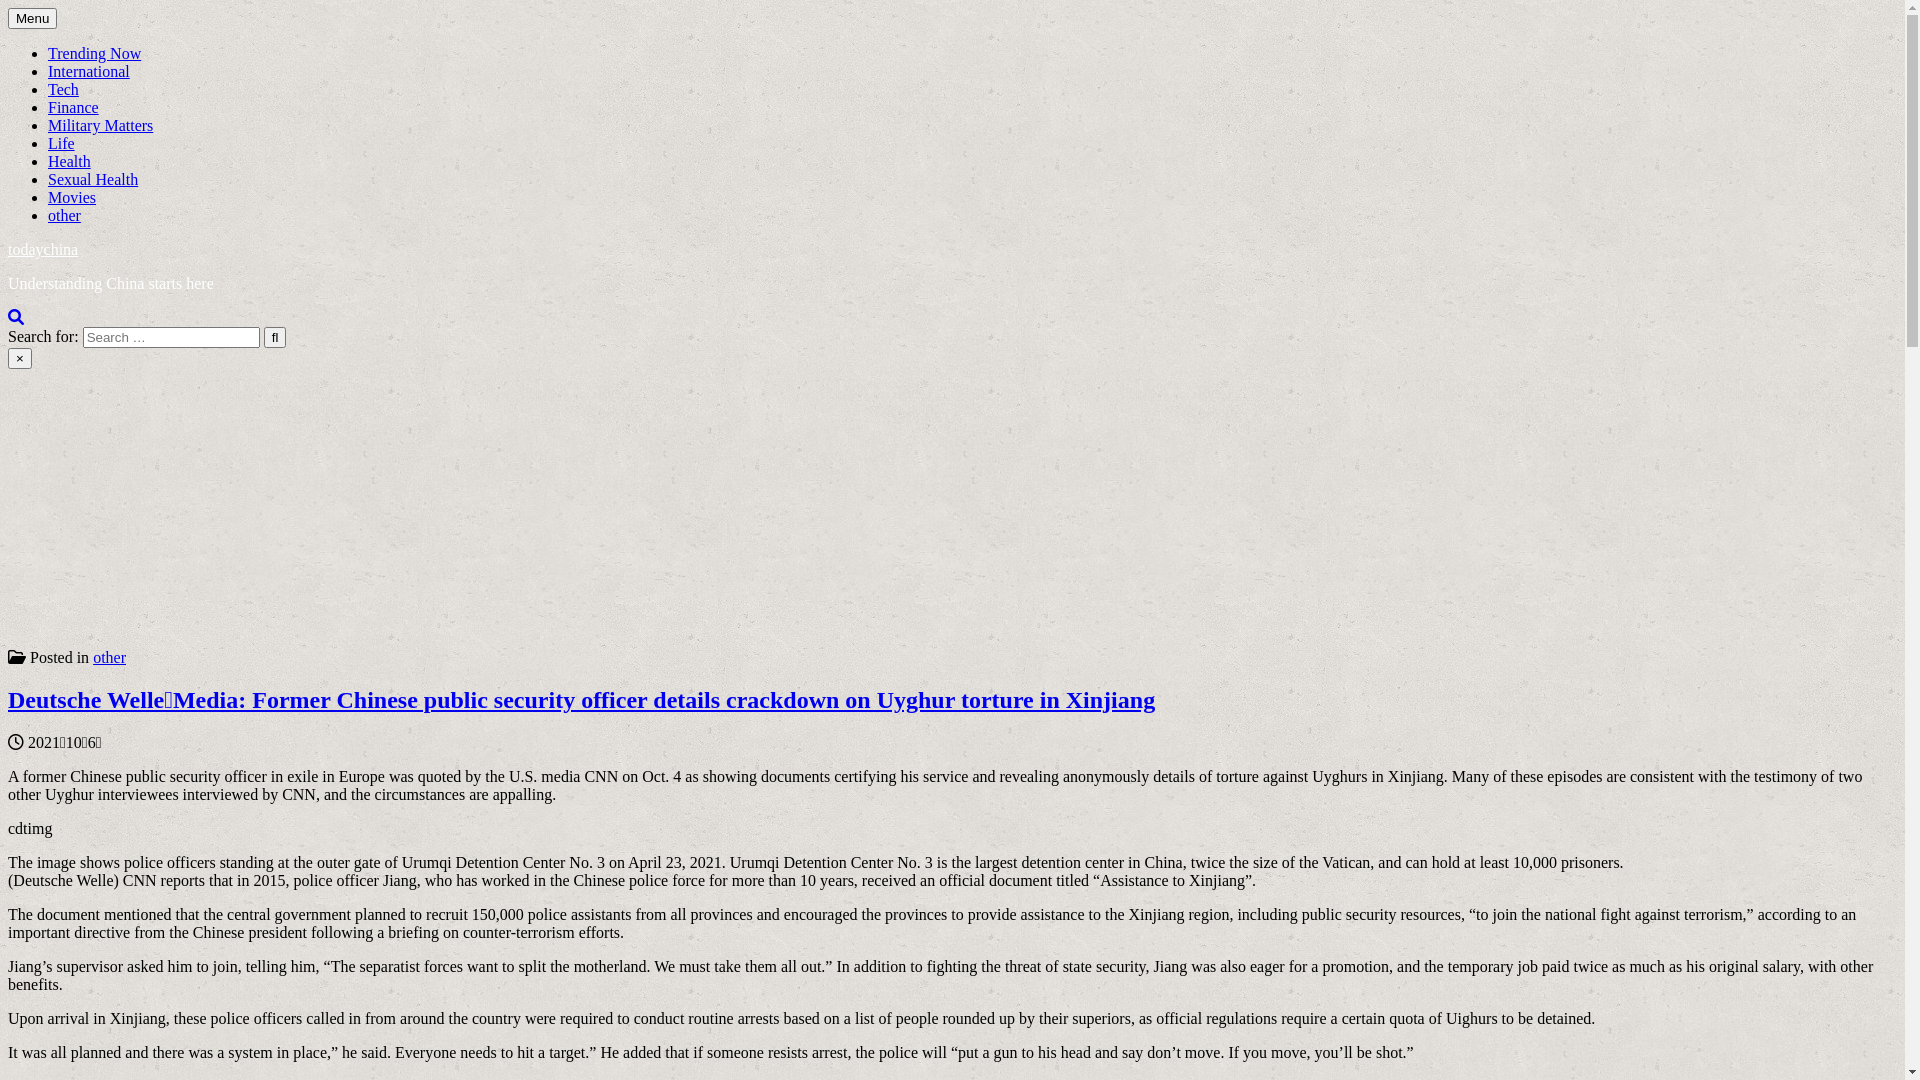 This screenshot has width=1920, height=1080. Describe the element at coordinates (43, 248) in the screenshot. I see `'todaychina'` at that location.